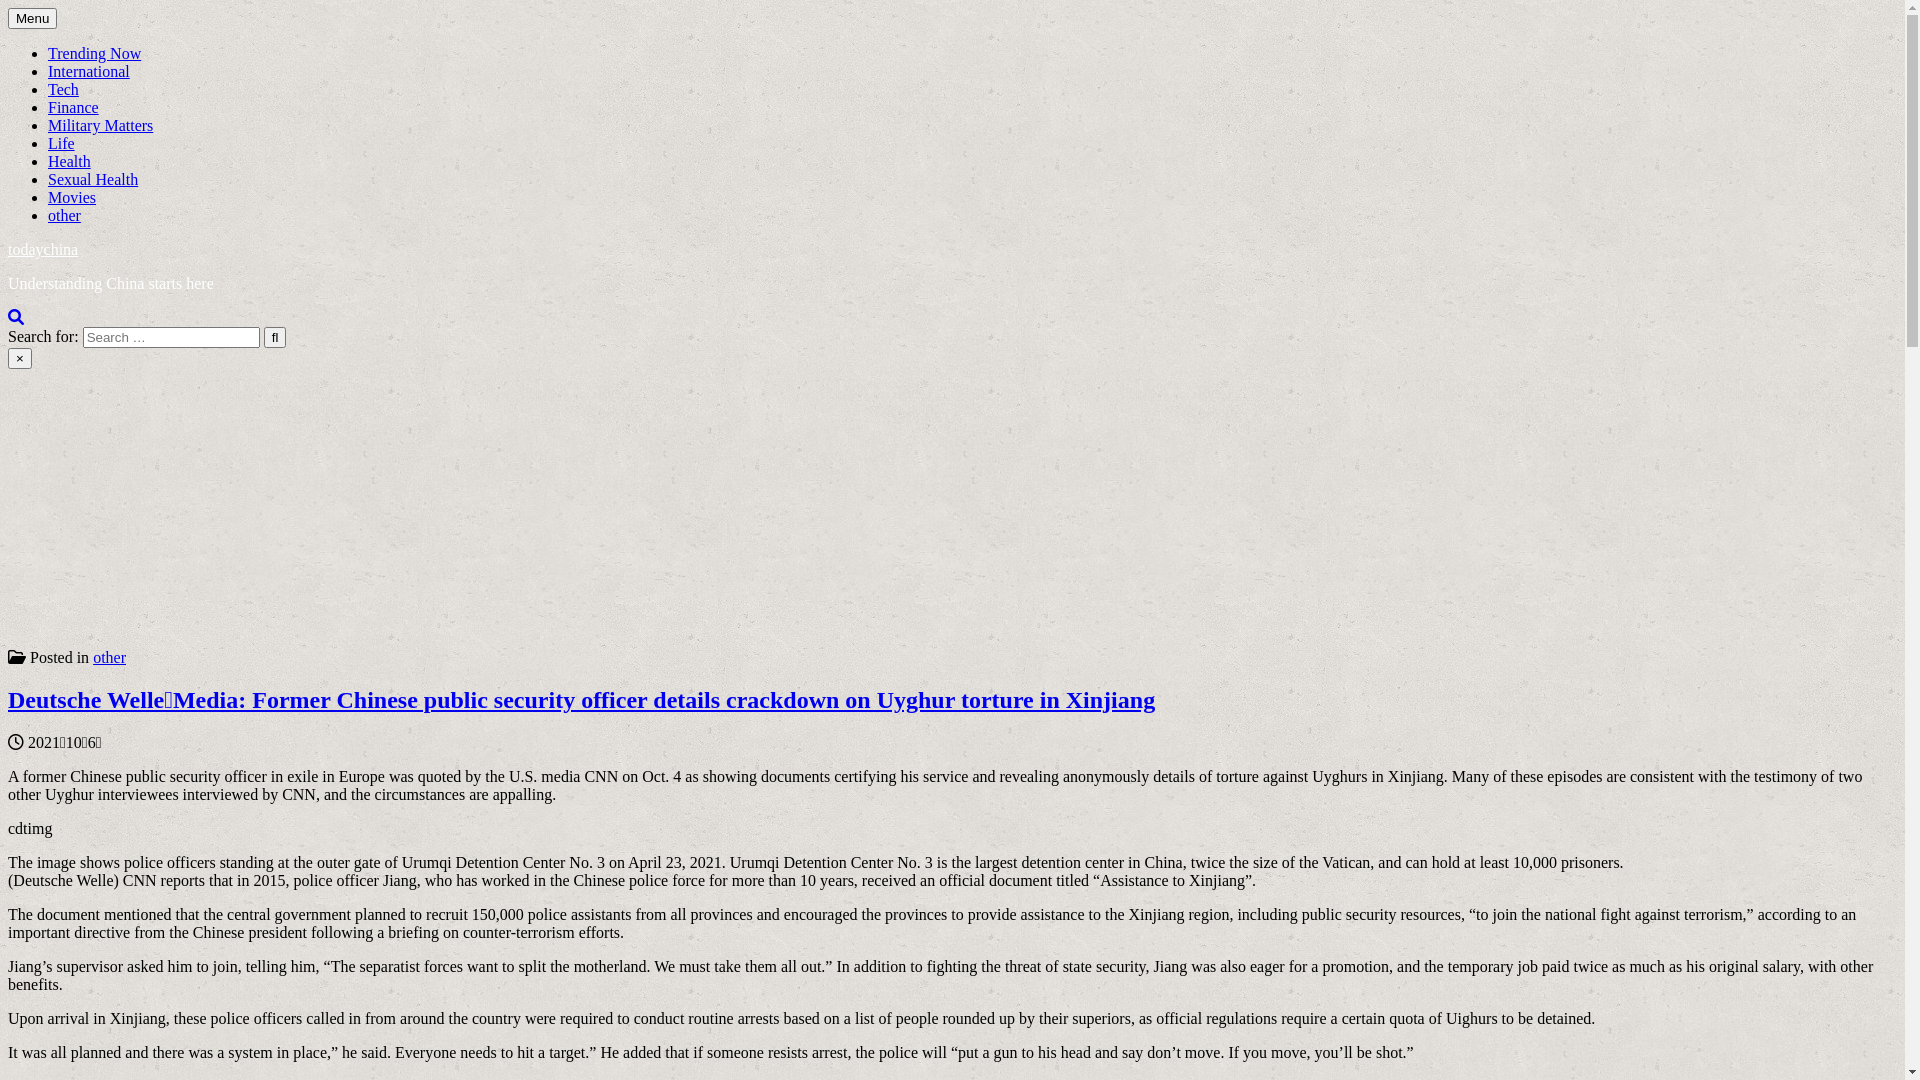 This screenshot has width=1920, height=1080. Describe the element at coordinates (43, 248) in the screenshot. I see `'todaychina'` at that location.